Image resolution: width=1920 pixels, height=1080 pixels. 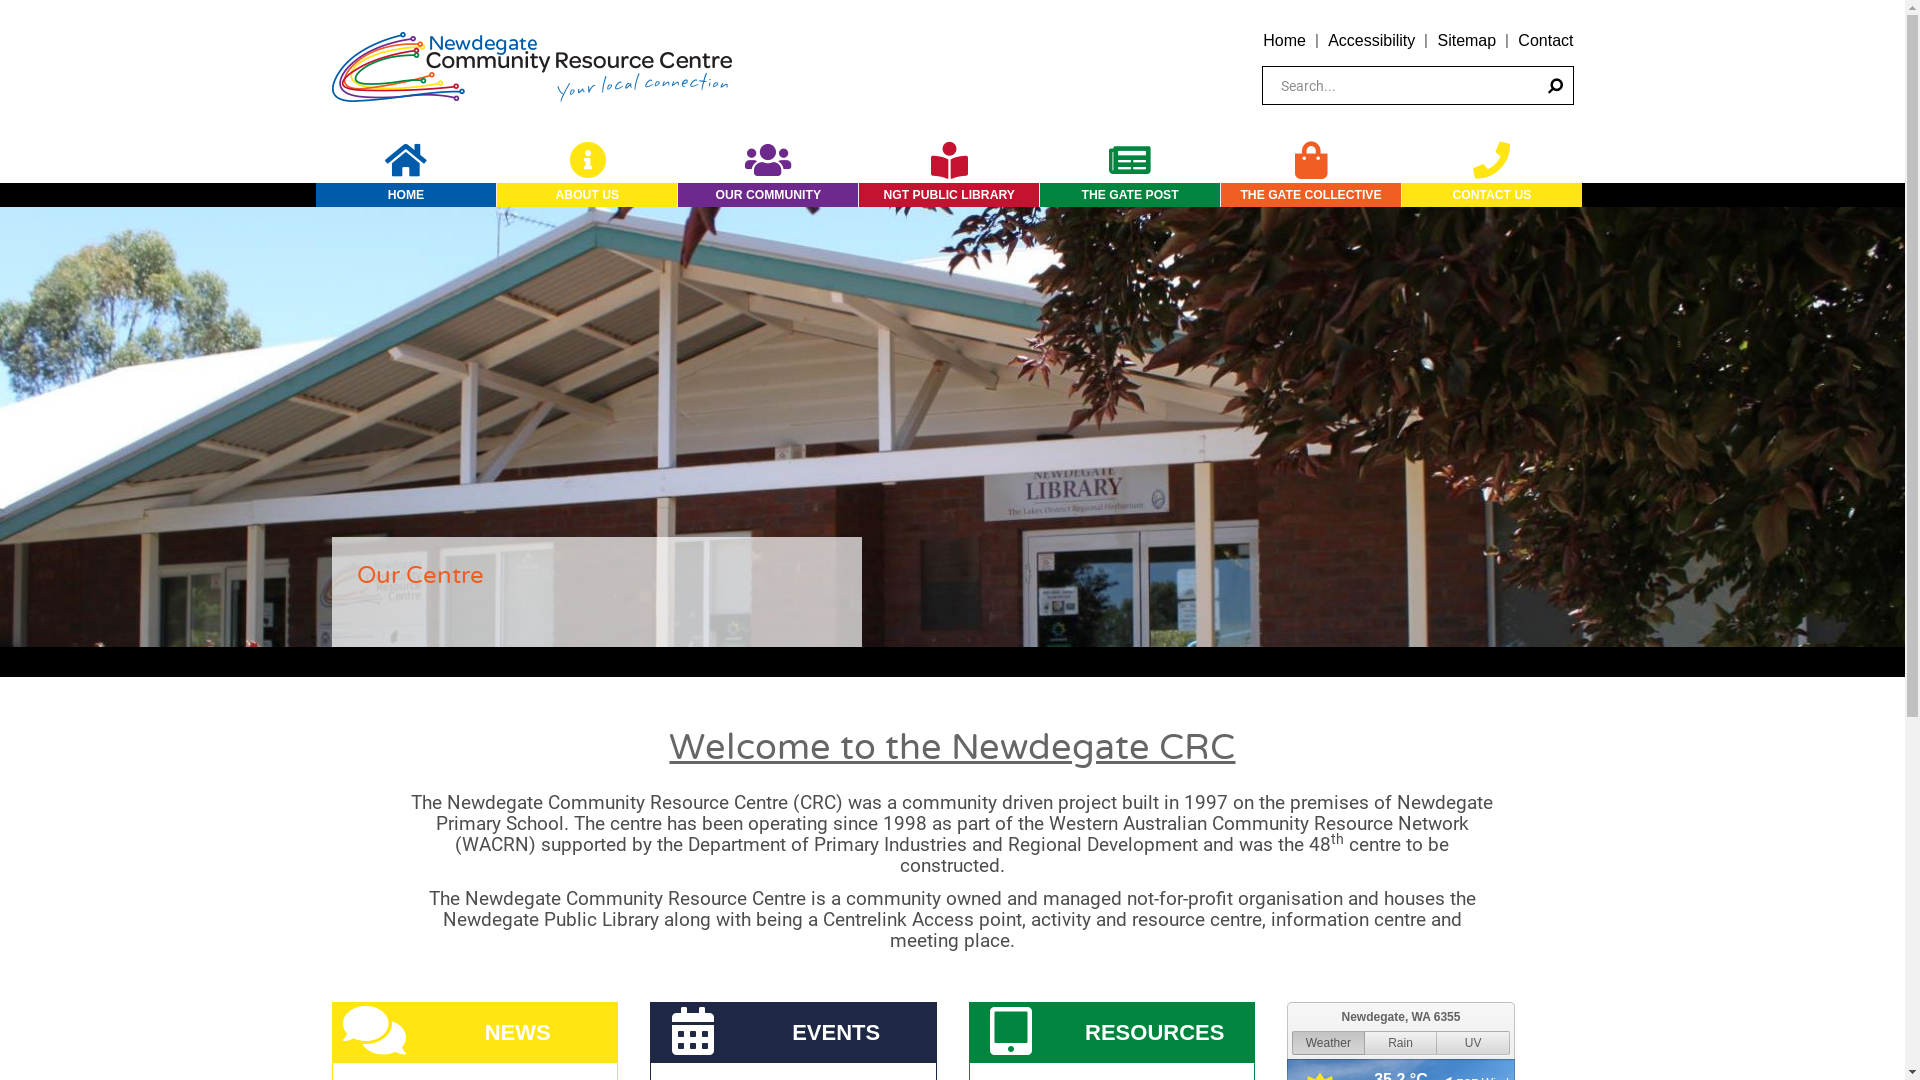 I want to click on 'ABOUT US', so click(x=585, y=195).